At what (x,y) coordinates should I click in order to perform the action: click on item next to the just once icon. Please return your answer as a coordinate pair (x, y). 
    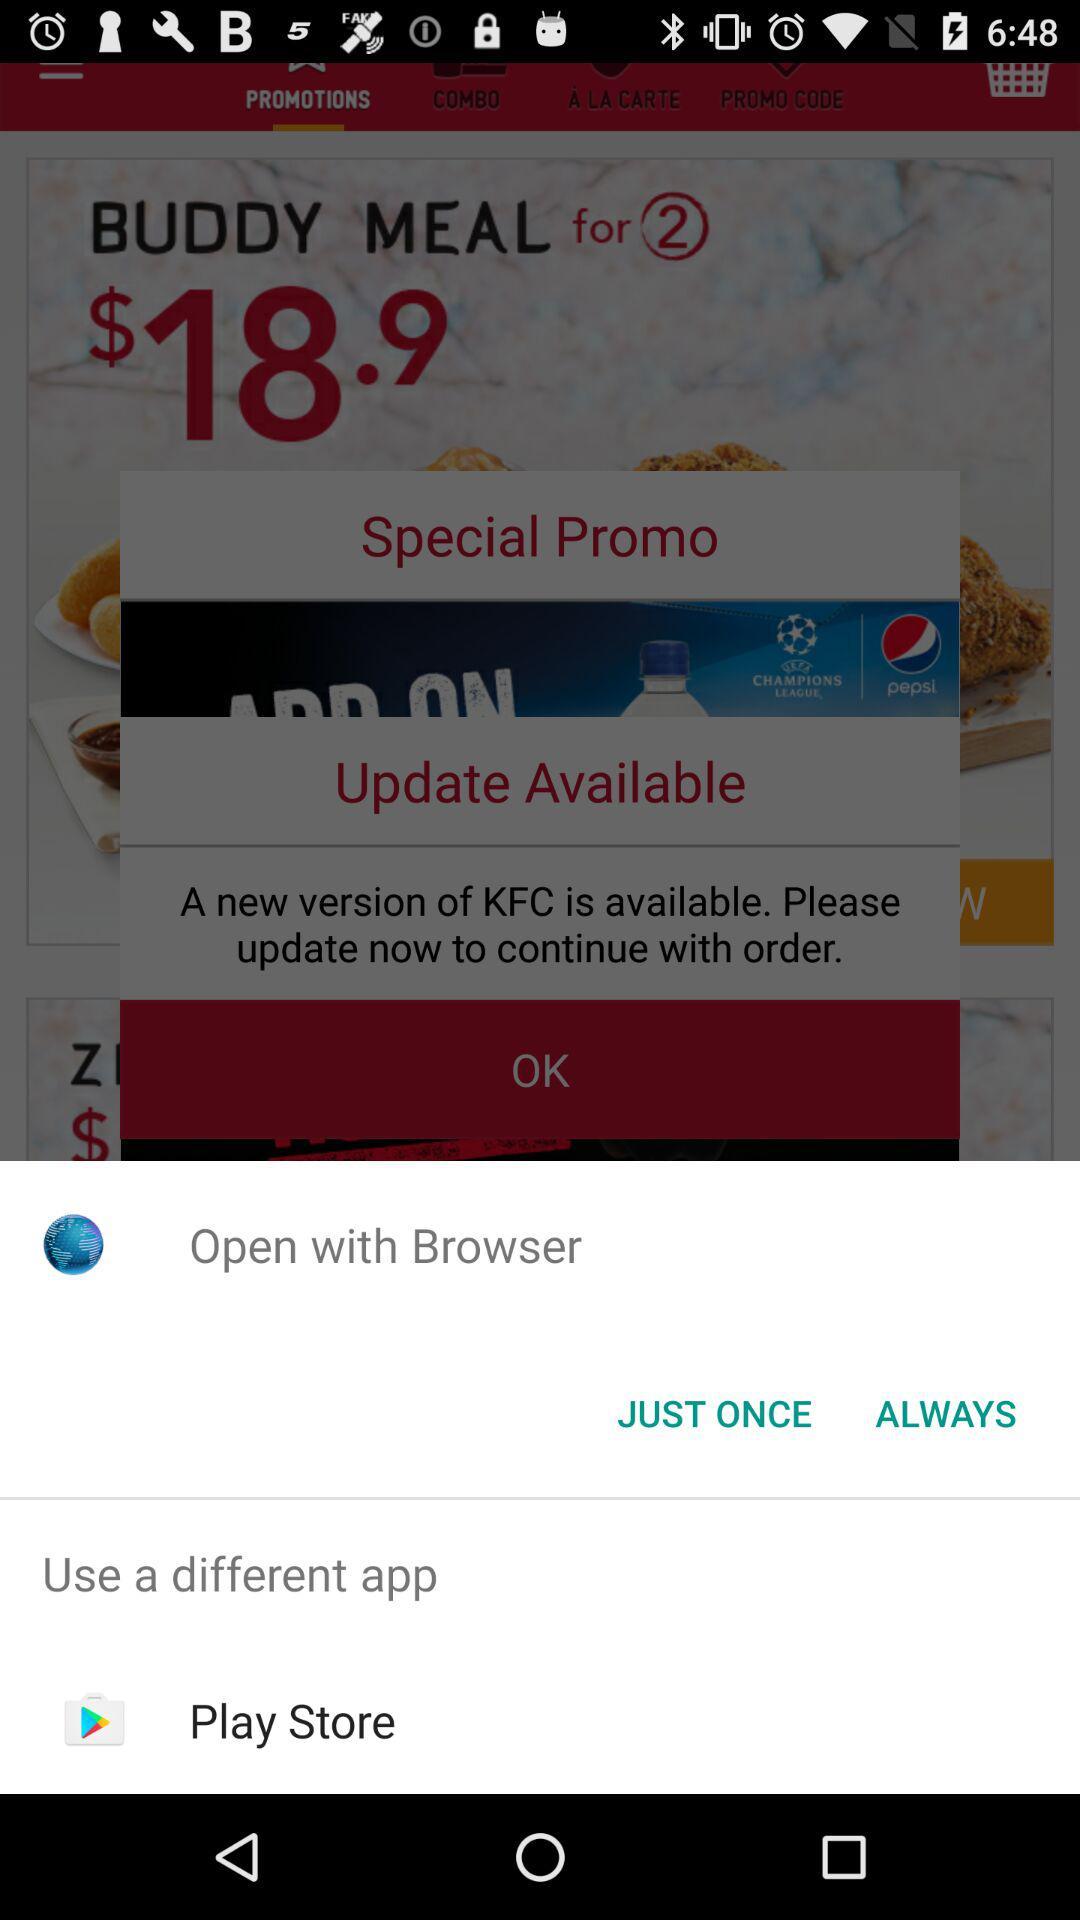
    Looking at the image, I should click on (945, 1411).